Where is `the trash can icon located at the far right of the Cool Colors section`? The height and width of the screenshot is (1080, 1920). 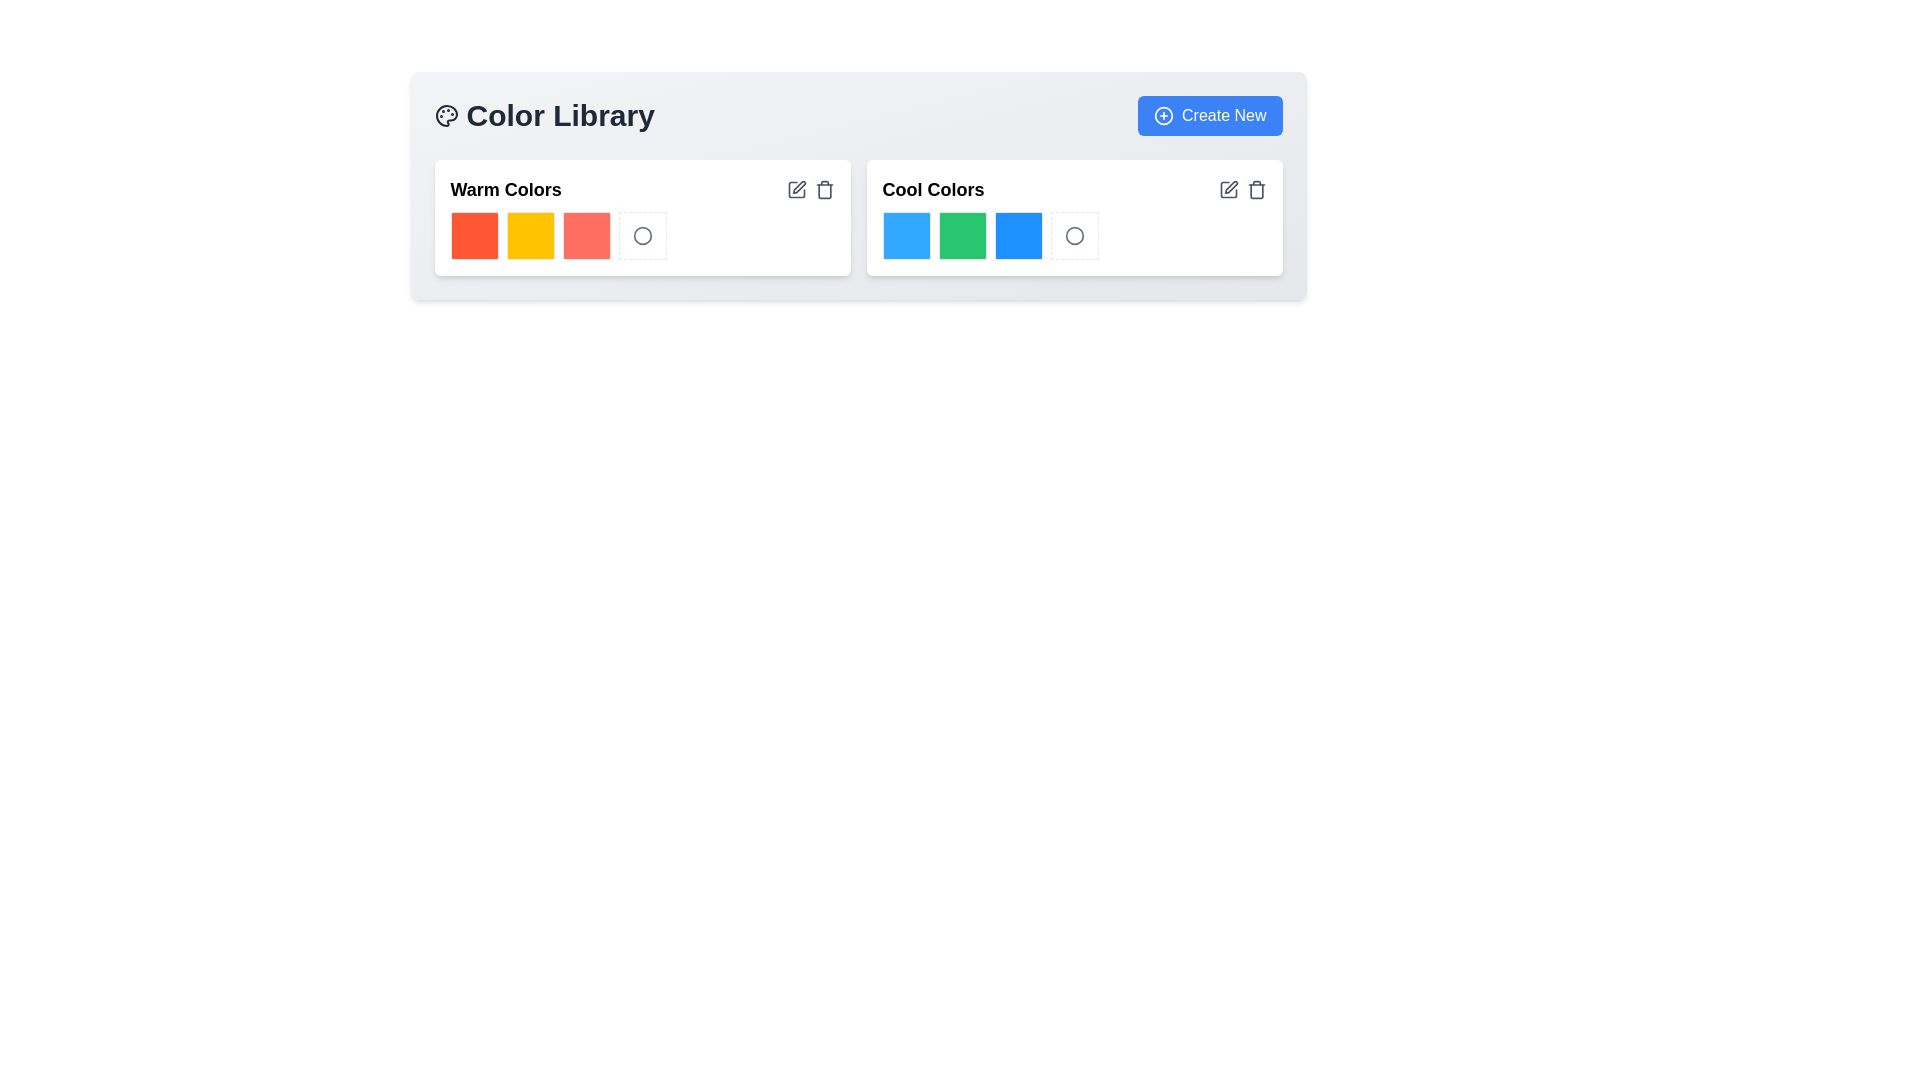
the trash can icon located at the far right of the Cool Colors section is located at coordinates (1255, 189).